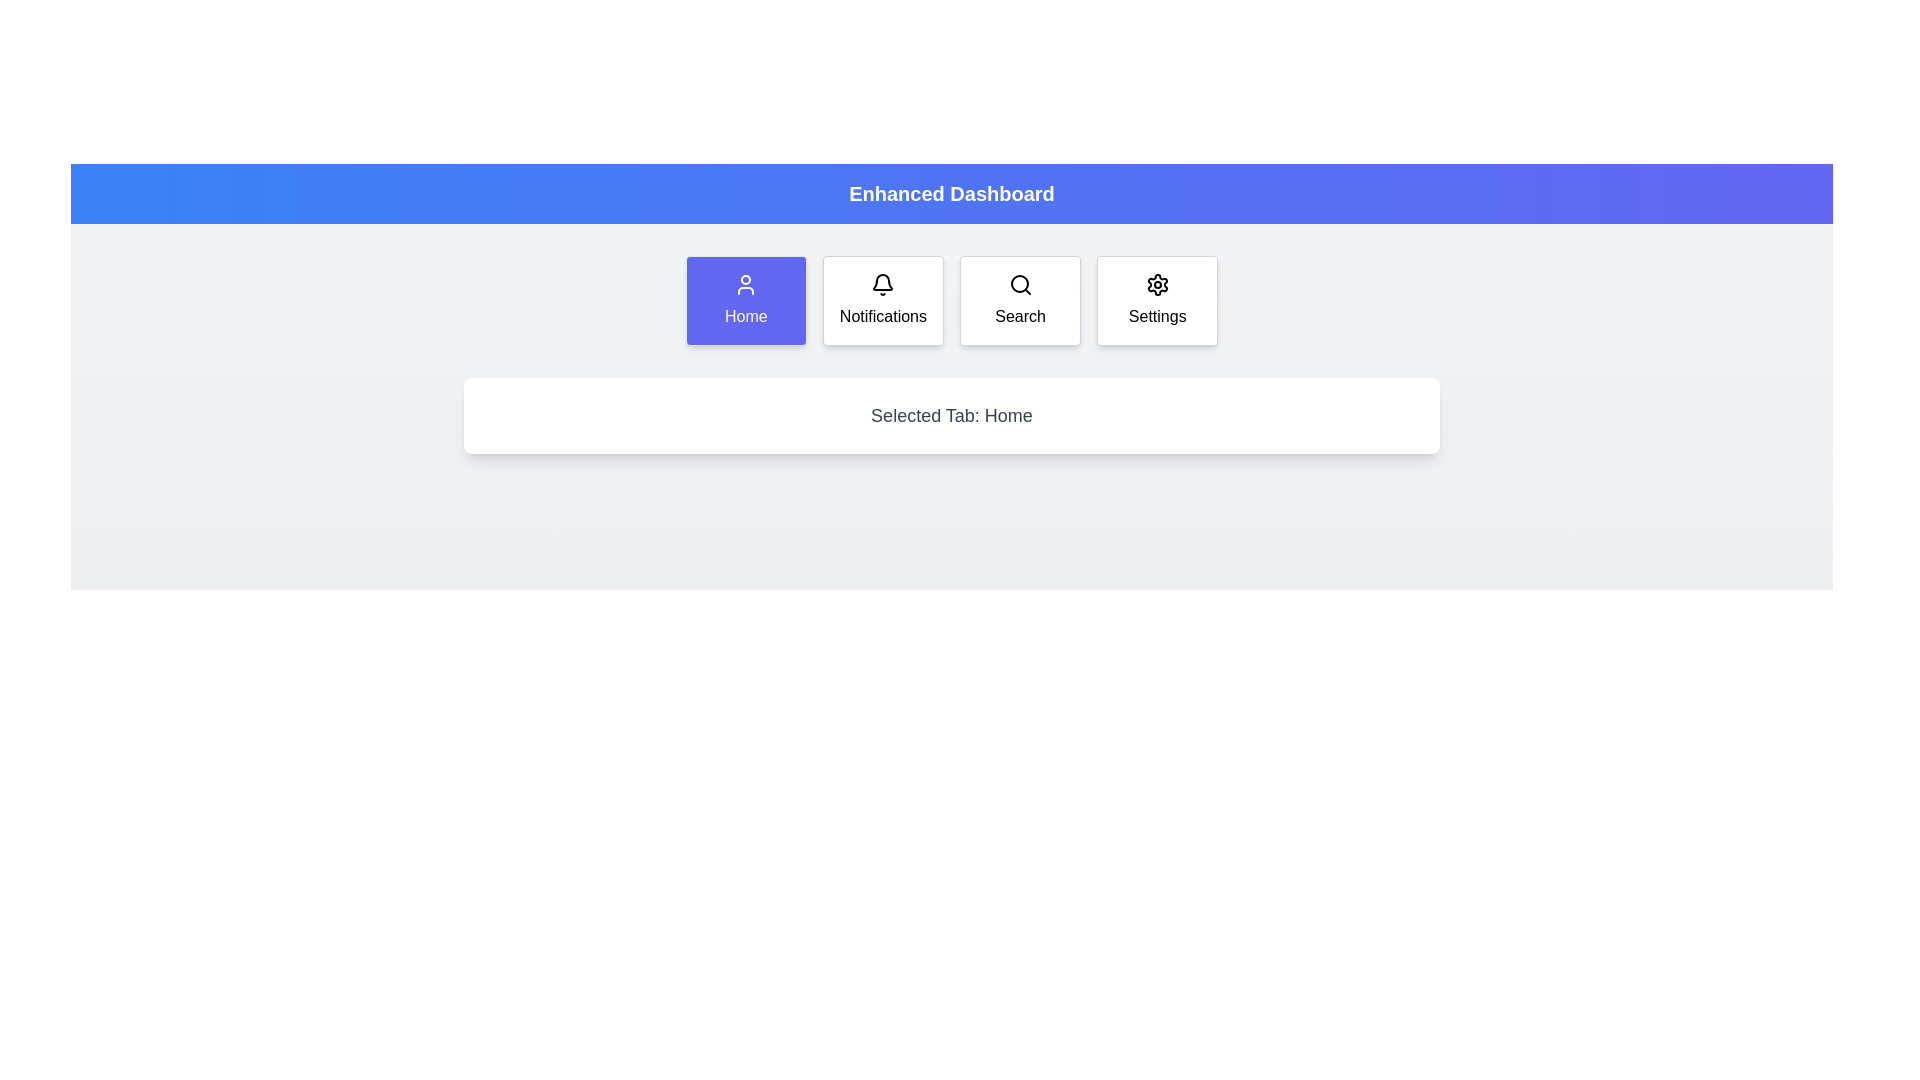 This screenshot has width=1920, height=1080. Describe the element at coordinates (882, 300) in the screenshot. I see `the 'Notifications' button, which features a black bell icon above the text 'Notifications', to trigger visual feedback` at that location.